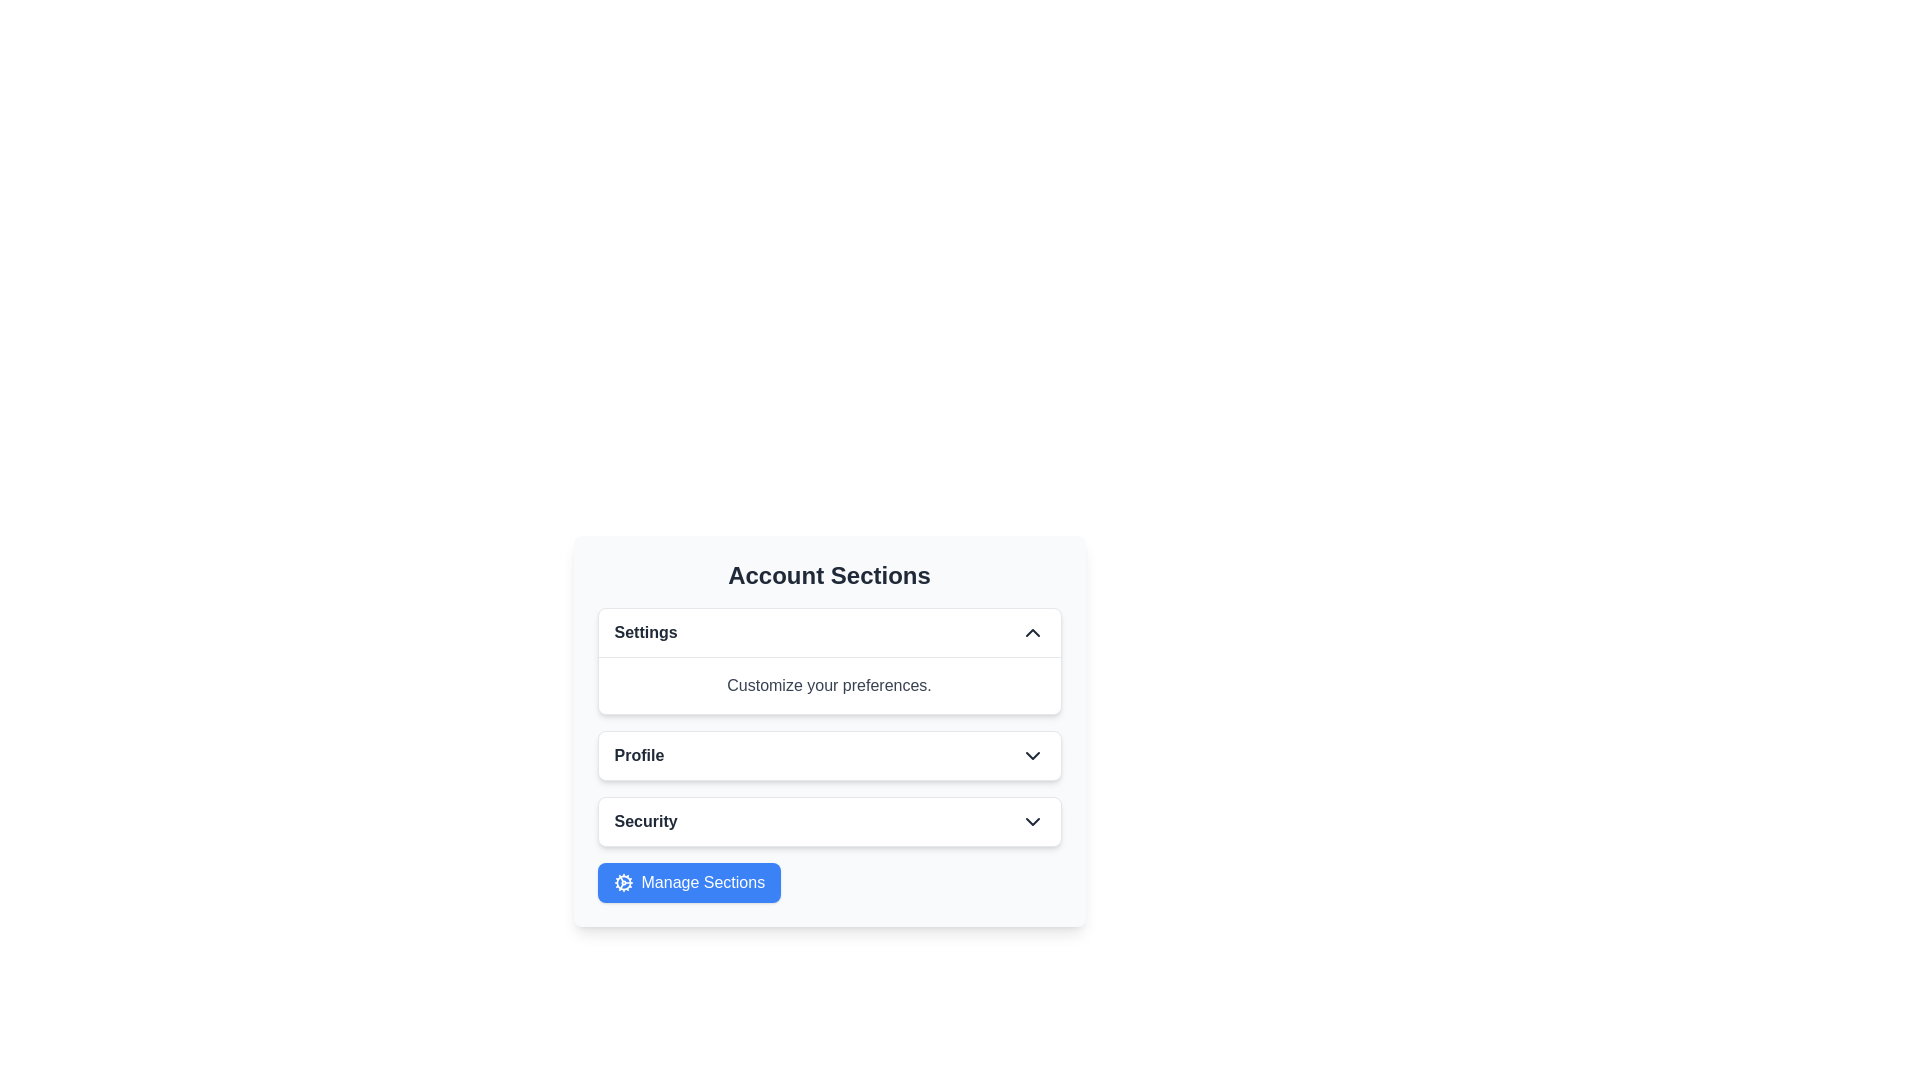 This screenshot has height=1080, width=1920. I want to click on the 'Manage Sections' button, which is a rectangular button with rounded corners, bright blue background, and white text, located under the 'Account Sections' section, so click(689, 882).